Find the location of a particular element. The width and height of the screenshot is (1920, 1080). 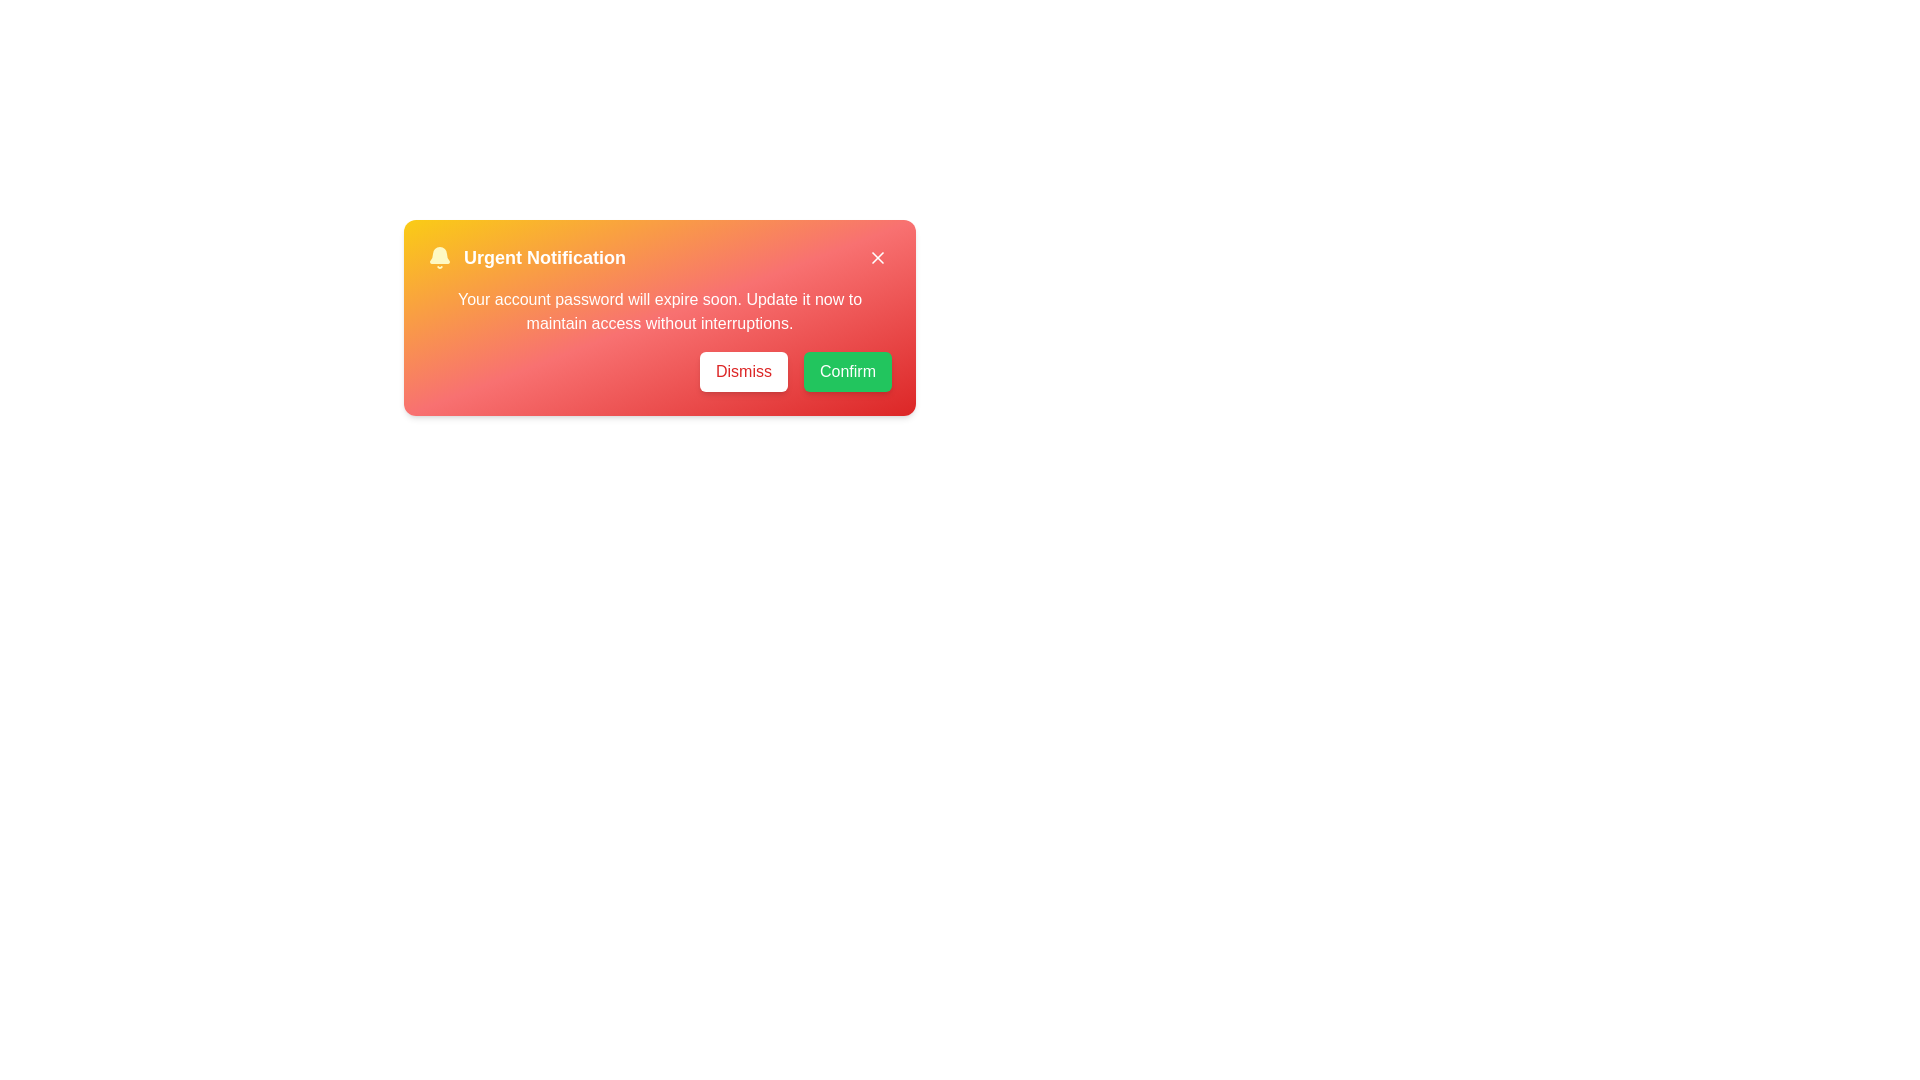

the close button in the top-right corner of the alert is located at coordinates (878, 257).